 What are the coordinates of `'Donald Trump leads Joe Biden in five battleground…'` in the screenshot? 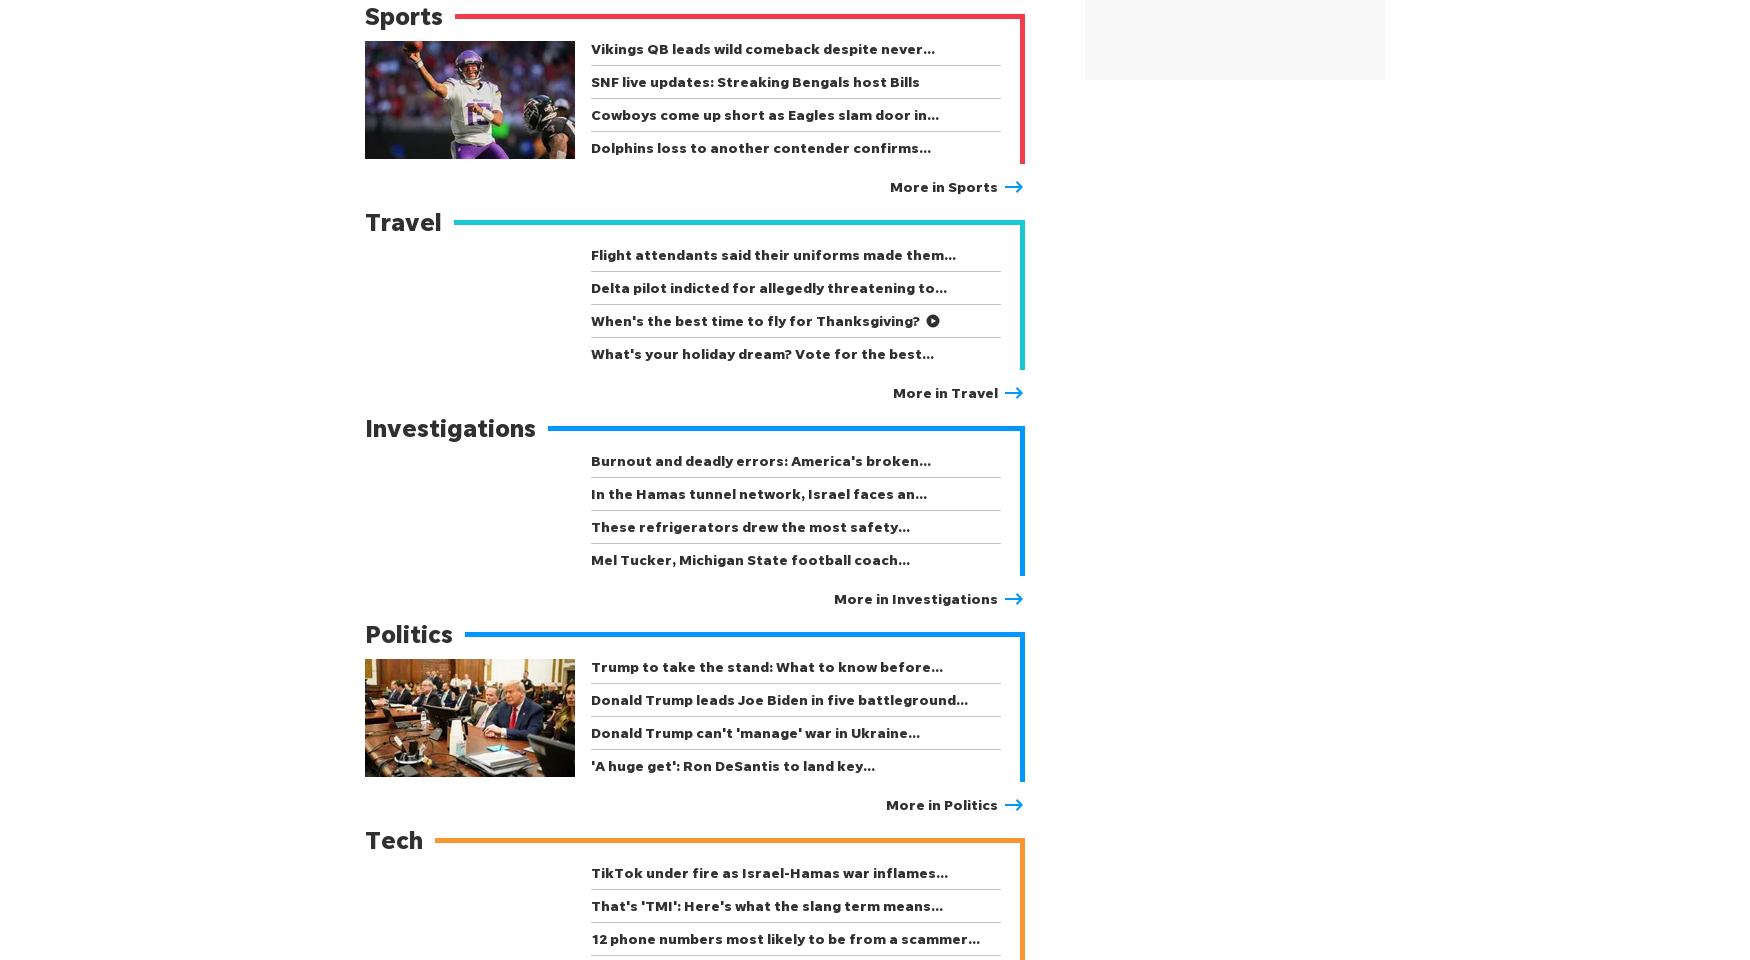 It's located at (778, 699).